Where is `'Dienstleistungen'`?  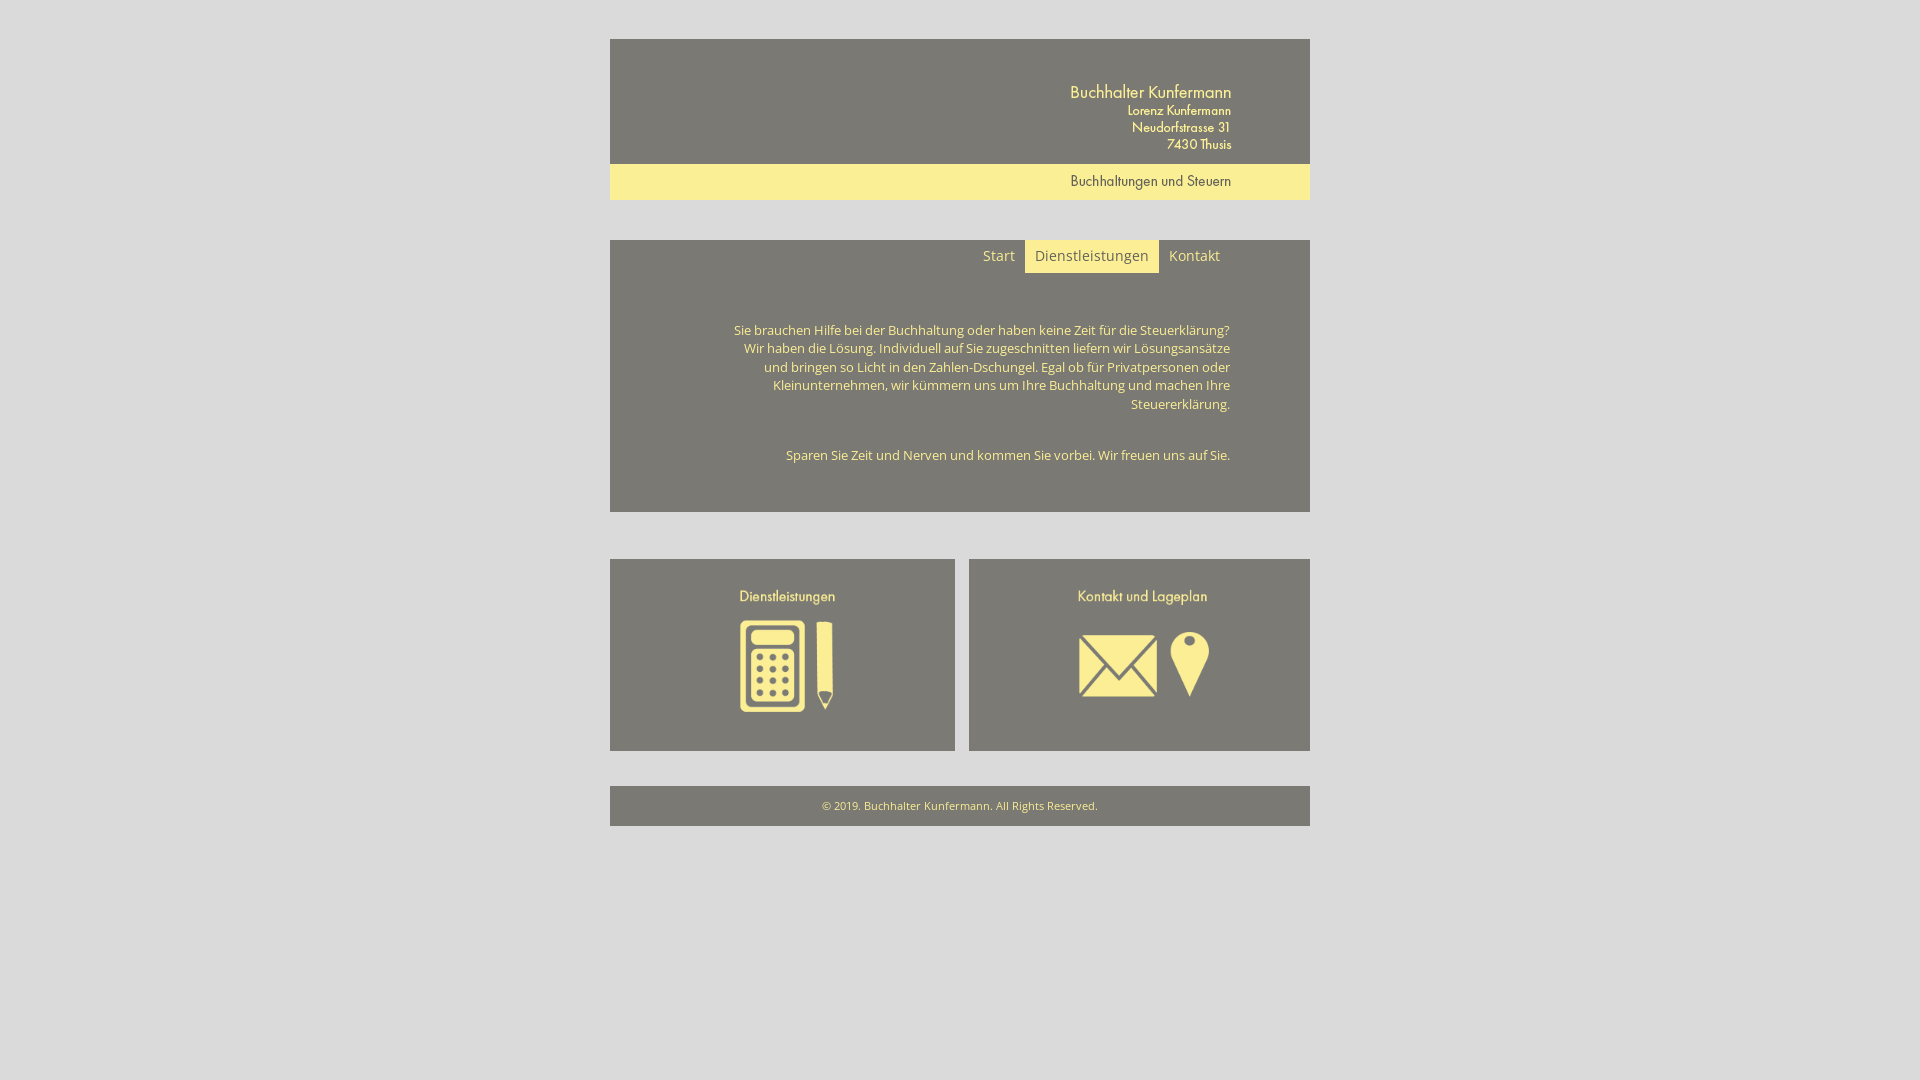
'Dienstleistungen' is located at coordinates (1090, 255).